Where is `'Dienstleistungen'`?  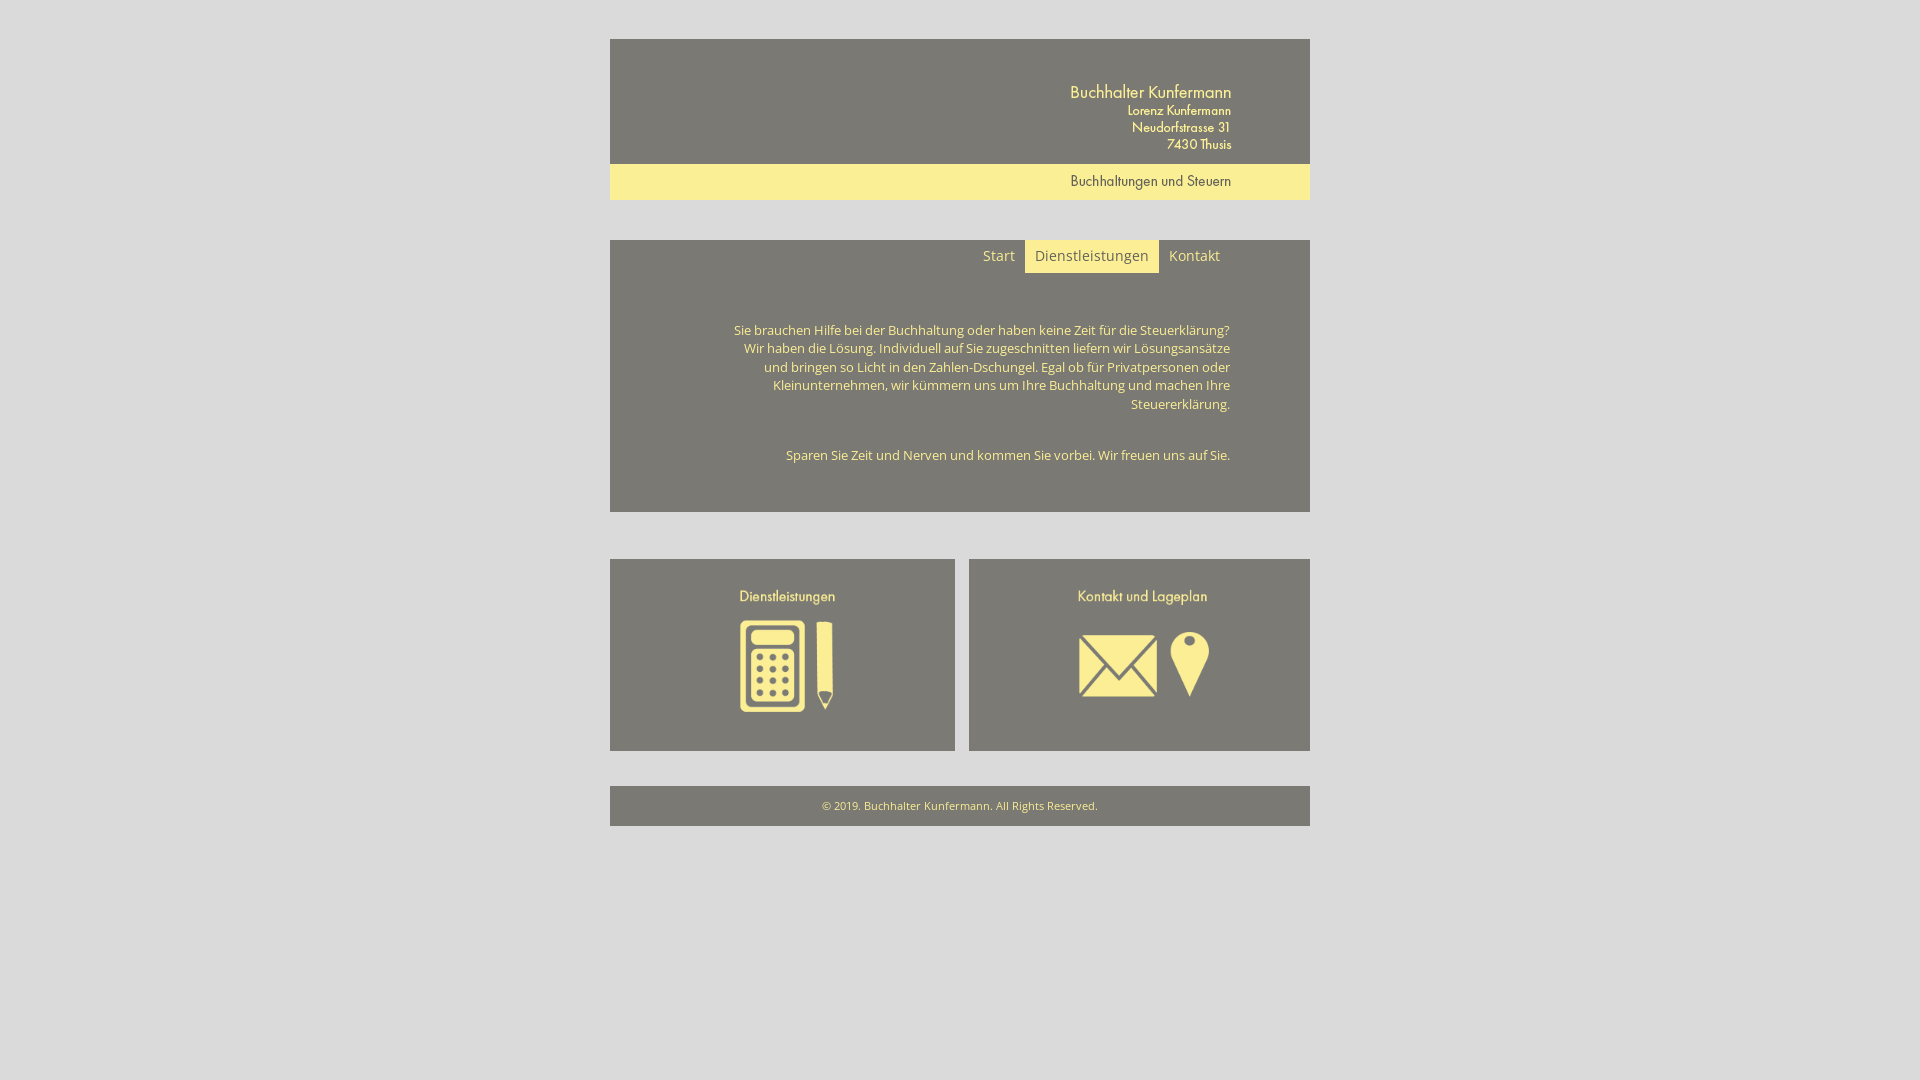
'Dienstleistungen' is located at coordinates (1090, 255).